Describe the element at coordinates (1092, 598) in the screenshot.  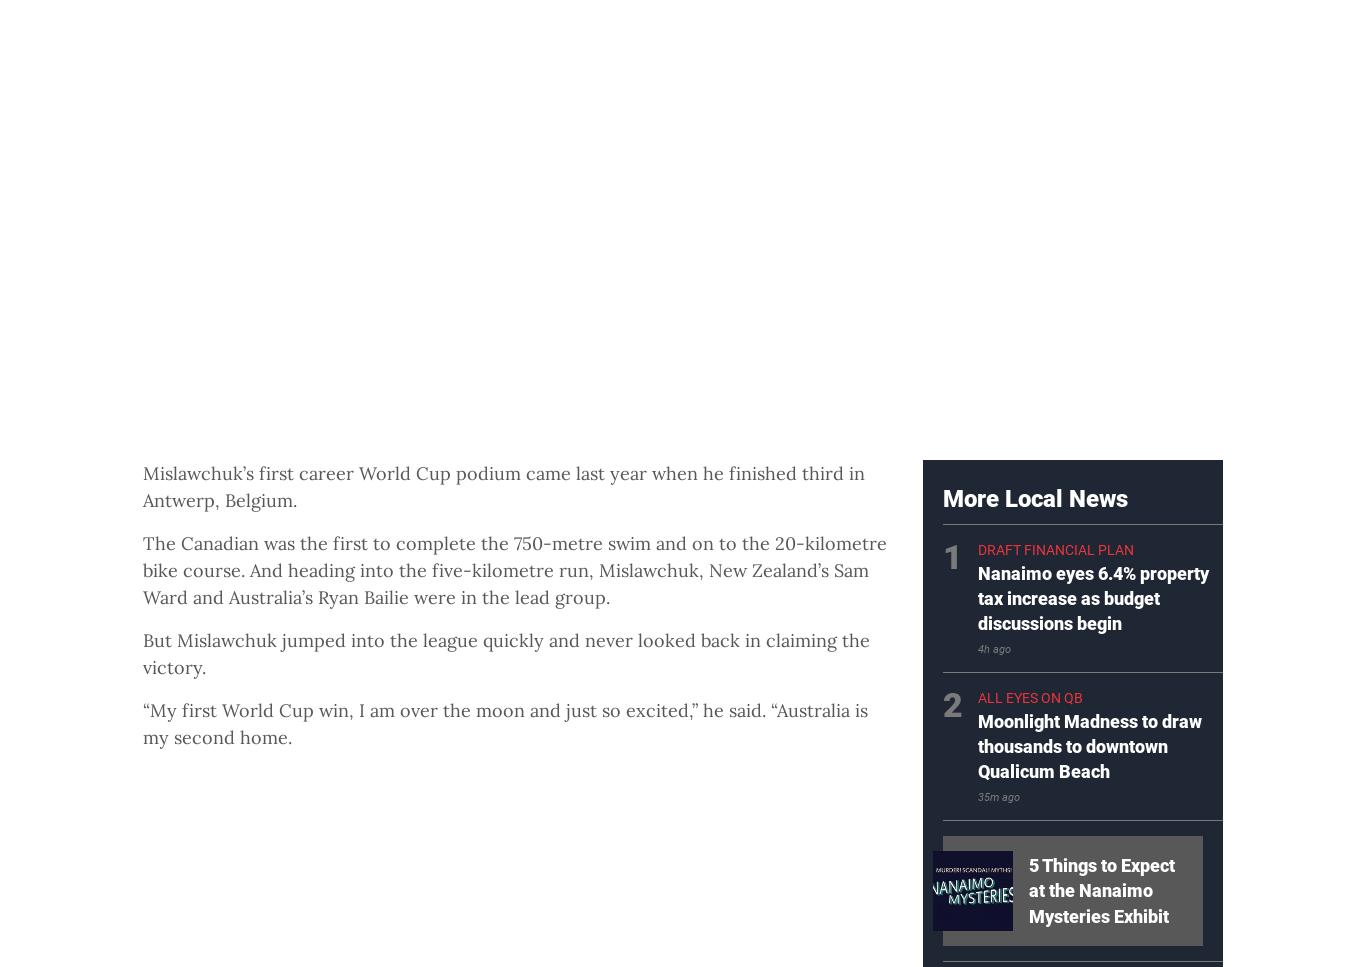
I see `'Nanaimo eyes 6.4% property tax increase as budget discussions begin'` at that location.